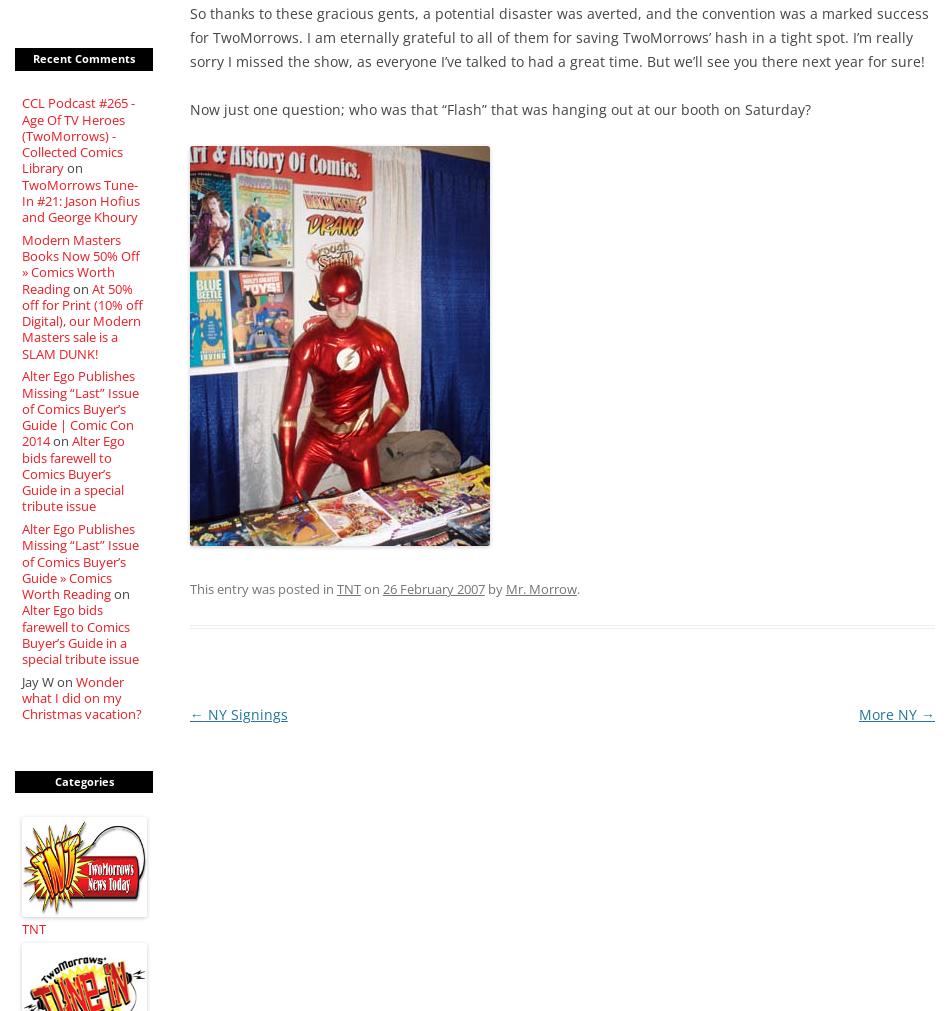  I want to click on 'Modern Masters Books Now 50% Off » Comics Worth Reading', so click(79, 263).